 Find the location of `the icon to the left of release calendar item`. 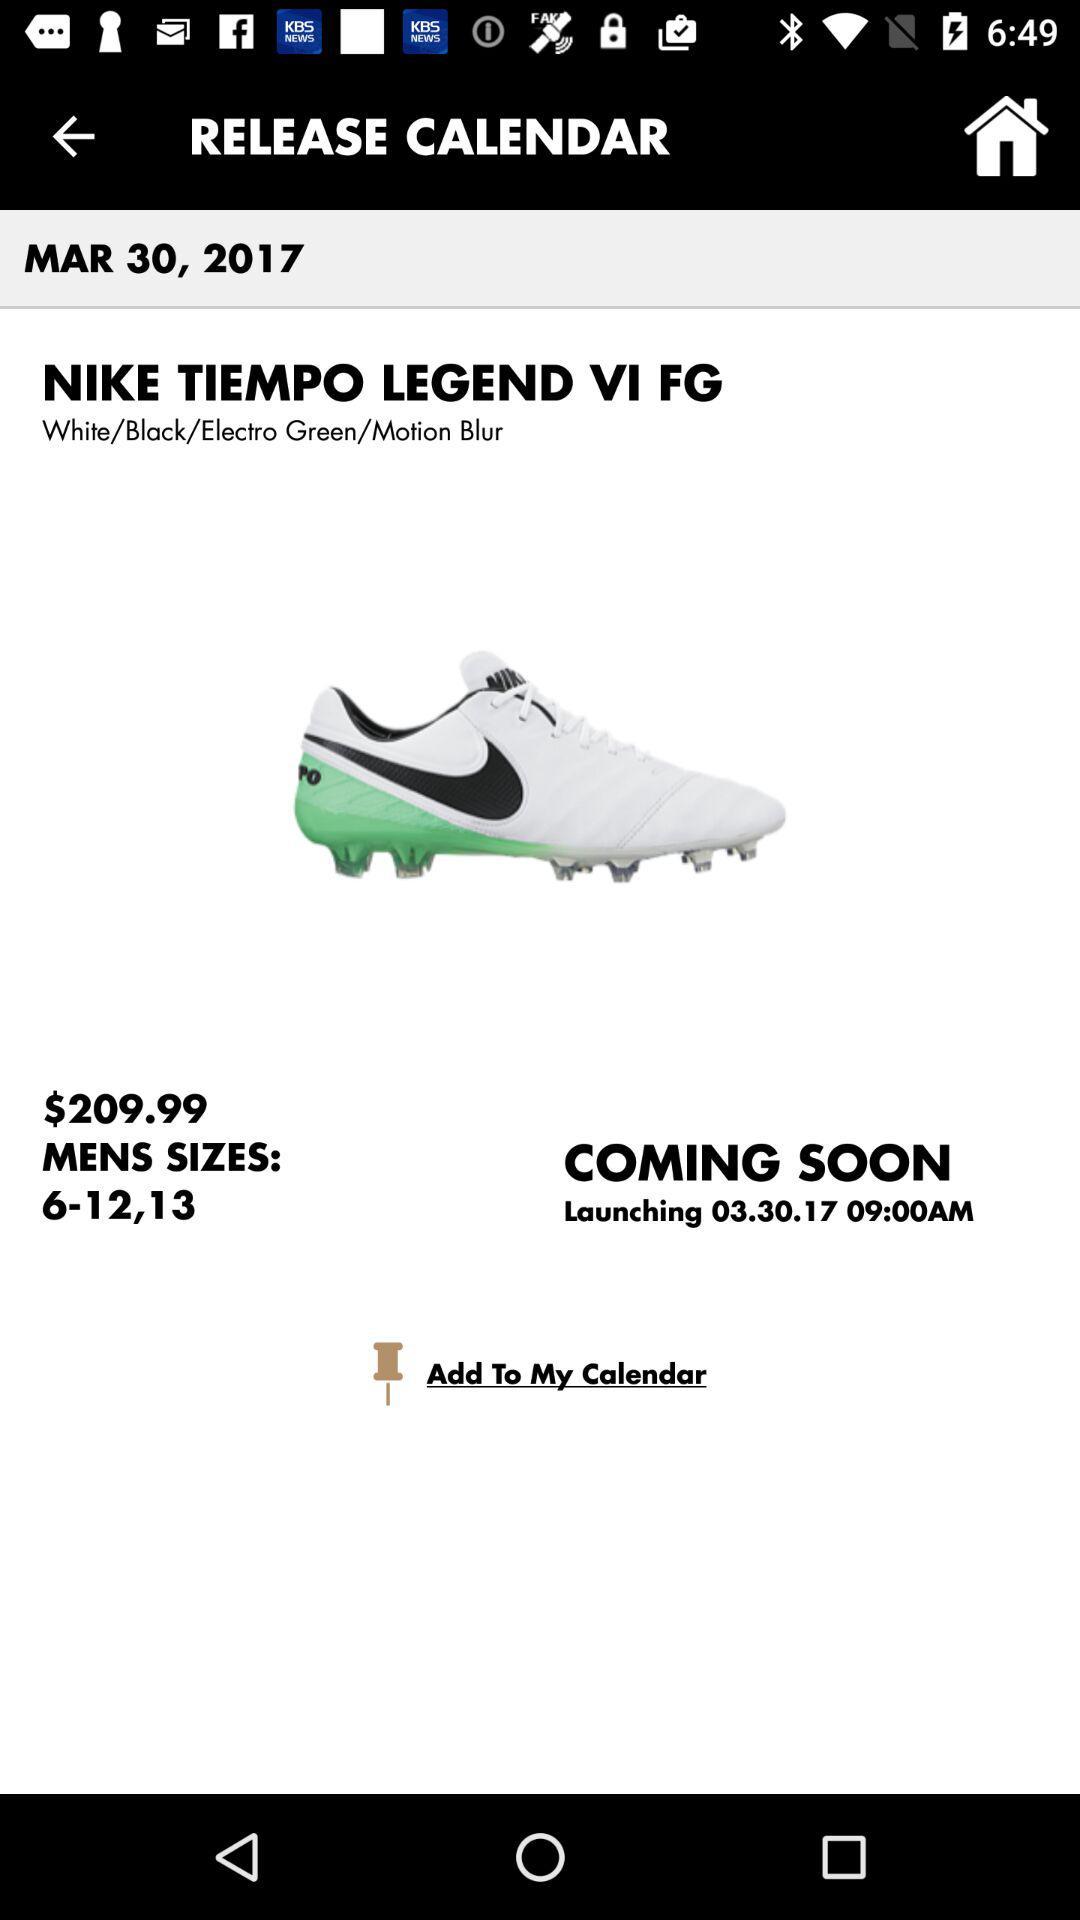

the icon to the left of release calendar item is located at coordinates (72, 135).